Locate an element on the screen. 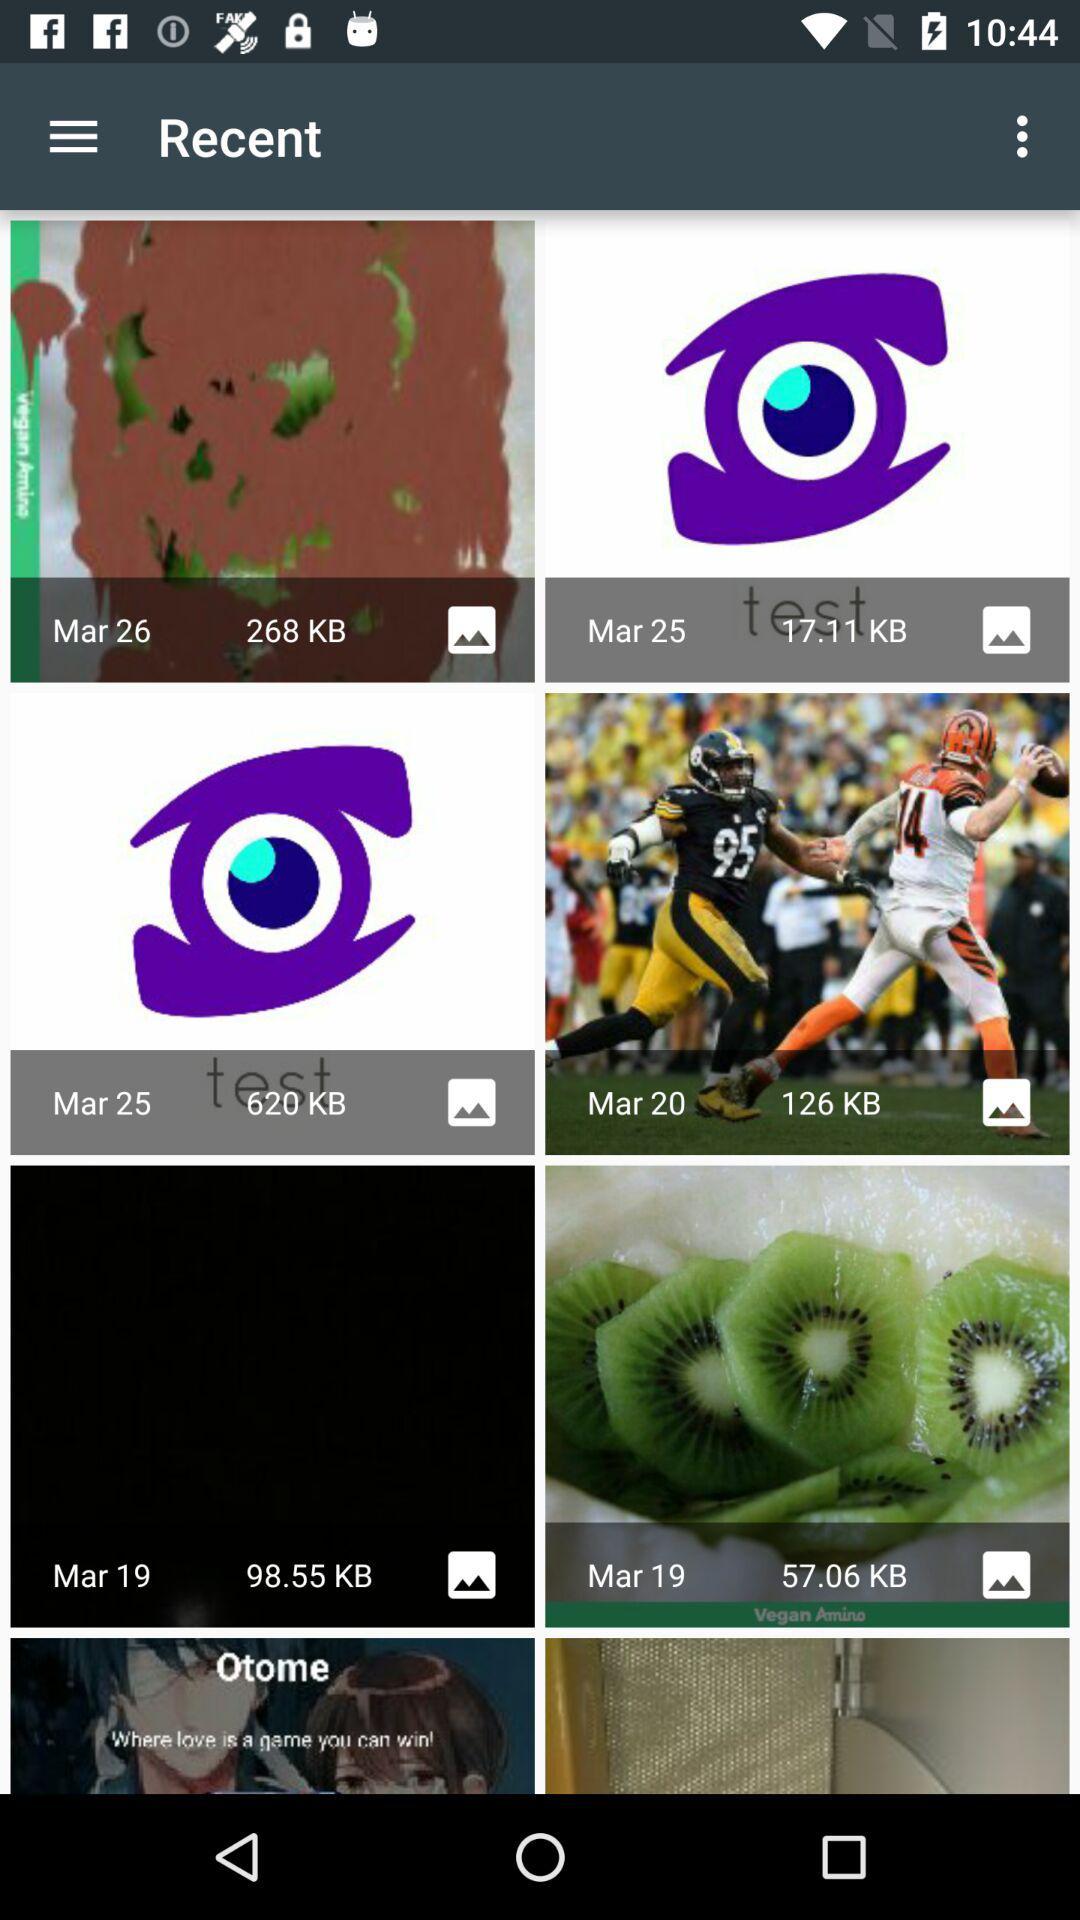 Image resolution: width=1080 pixels, height=1920 pixels. the icon next to recent app is located at coordinates (72, 135).